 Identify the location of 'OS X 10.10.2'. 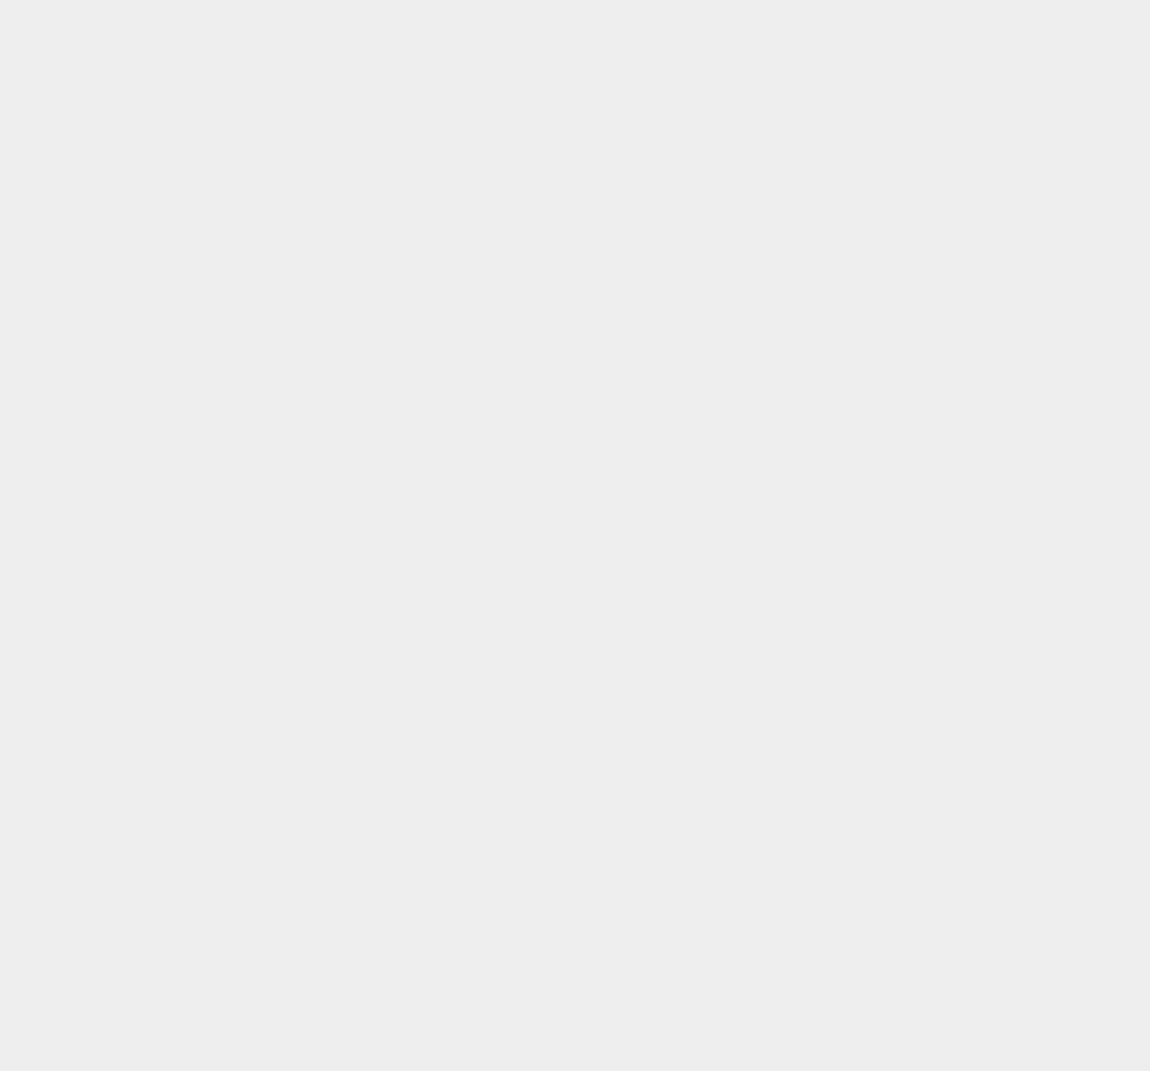
(852, 266).